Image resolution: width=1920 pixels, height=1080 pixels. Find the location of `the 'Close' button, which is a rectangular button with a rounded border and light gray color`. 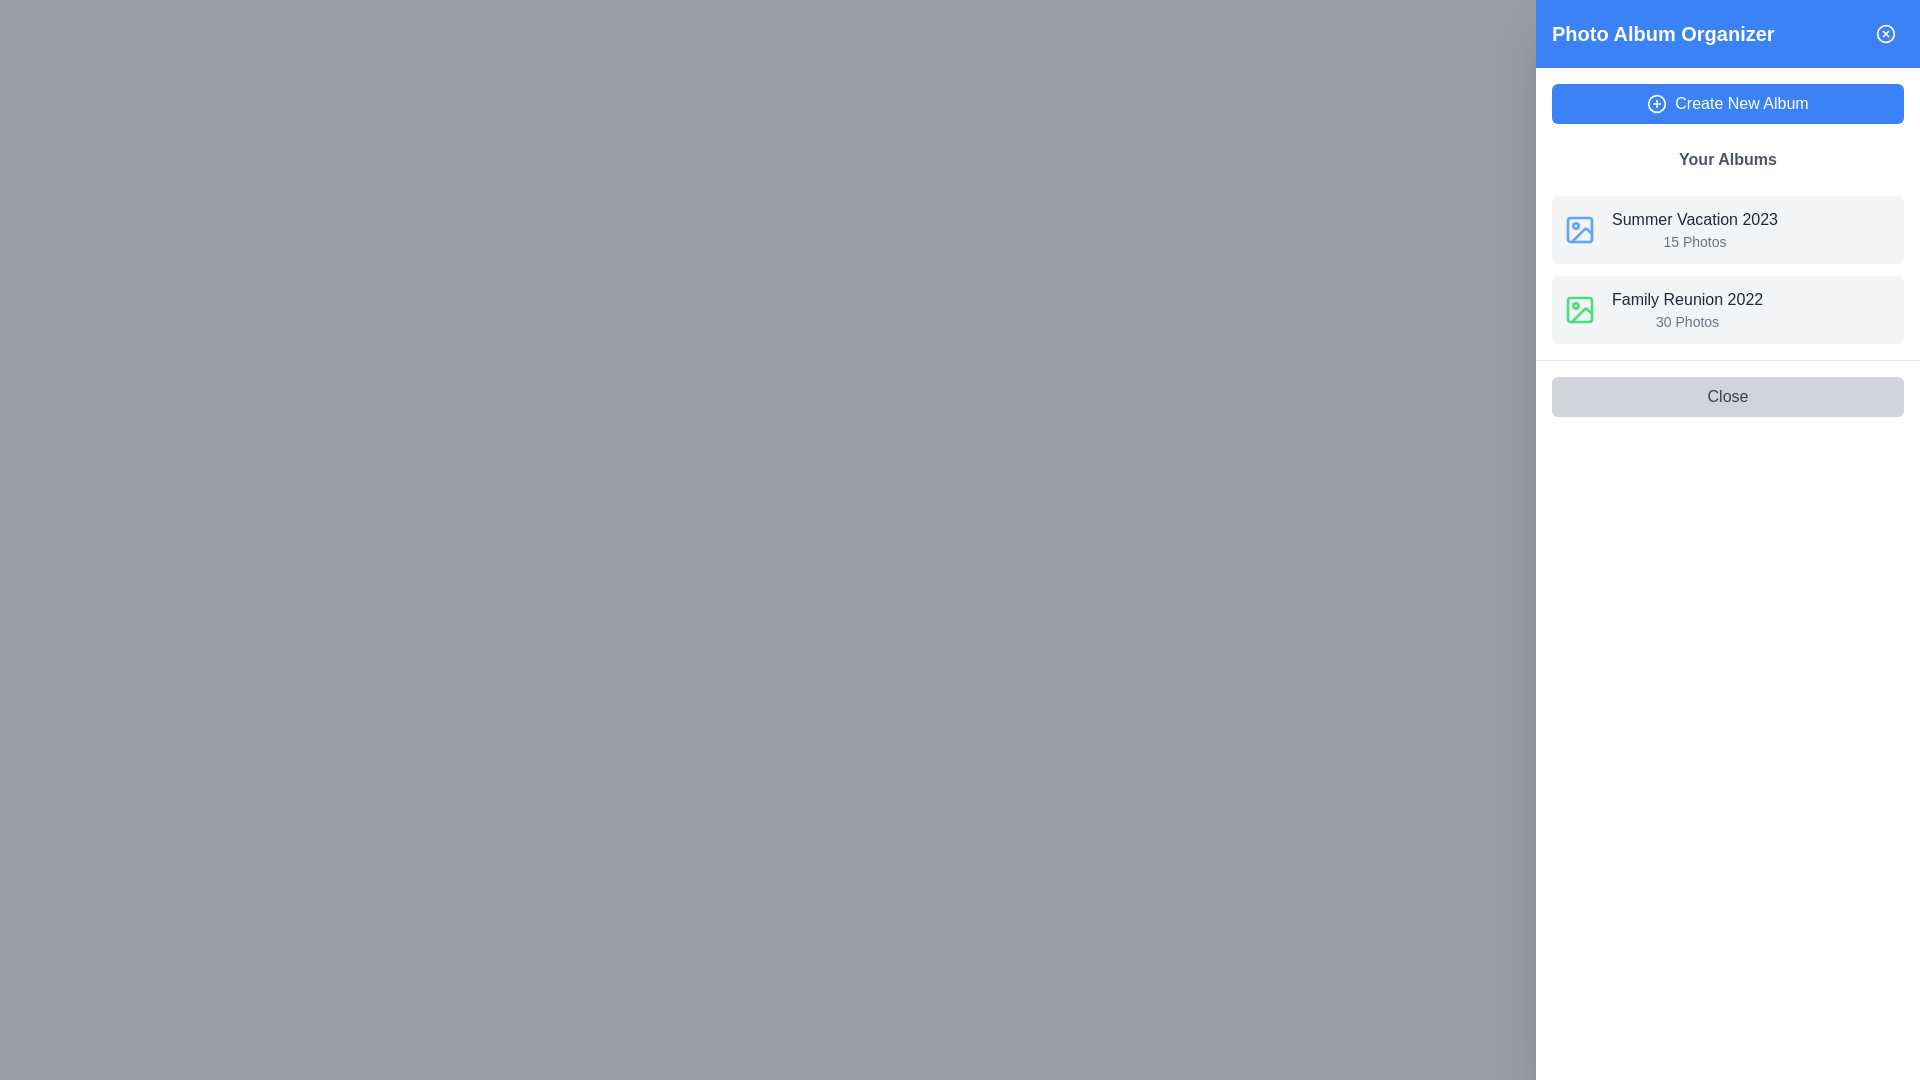

the 'Close' button, which is a rectangular button with a rounded border and light gray color is located at coordinates (1727, 397).